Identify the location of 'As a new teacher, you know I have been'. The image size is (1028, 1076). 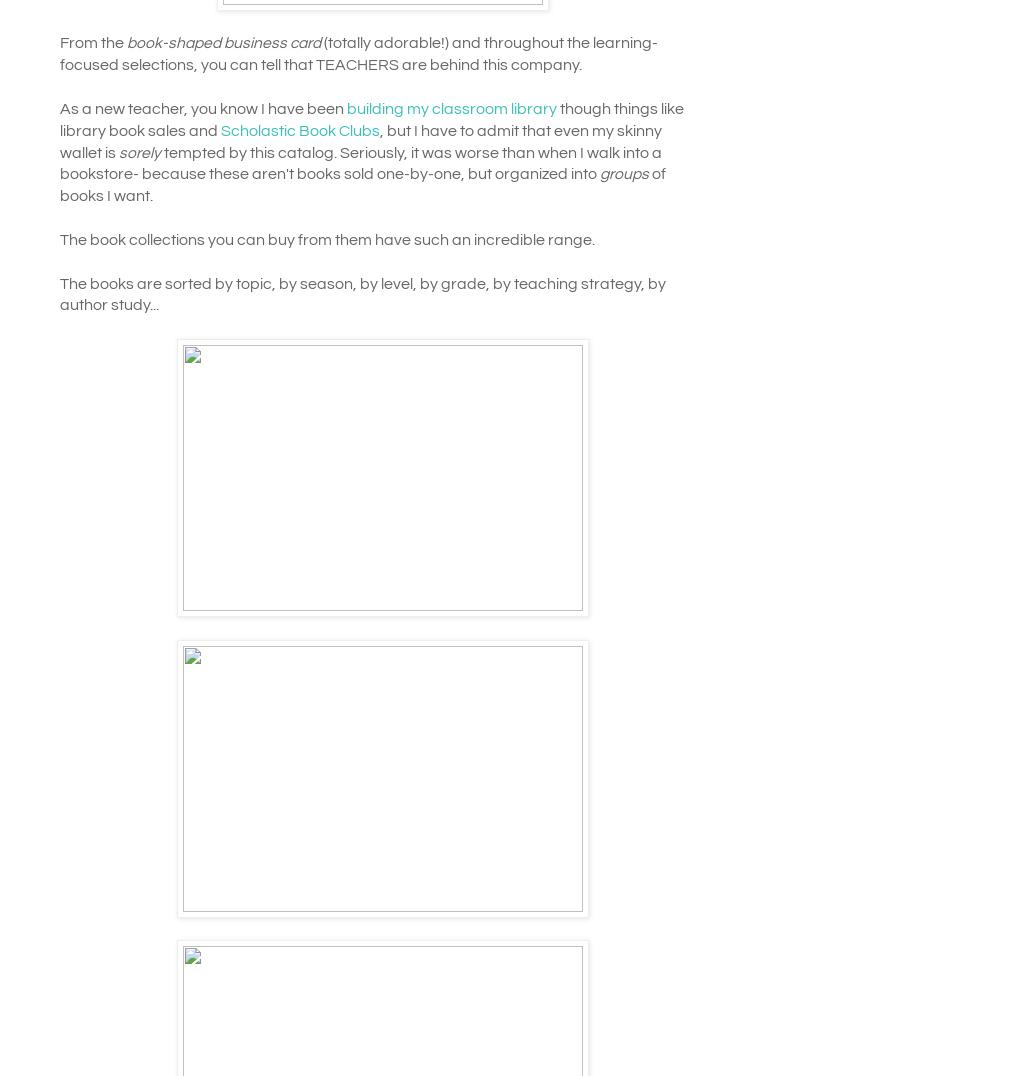
(202, 107).